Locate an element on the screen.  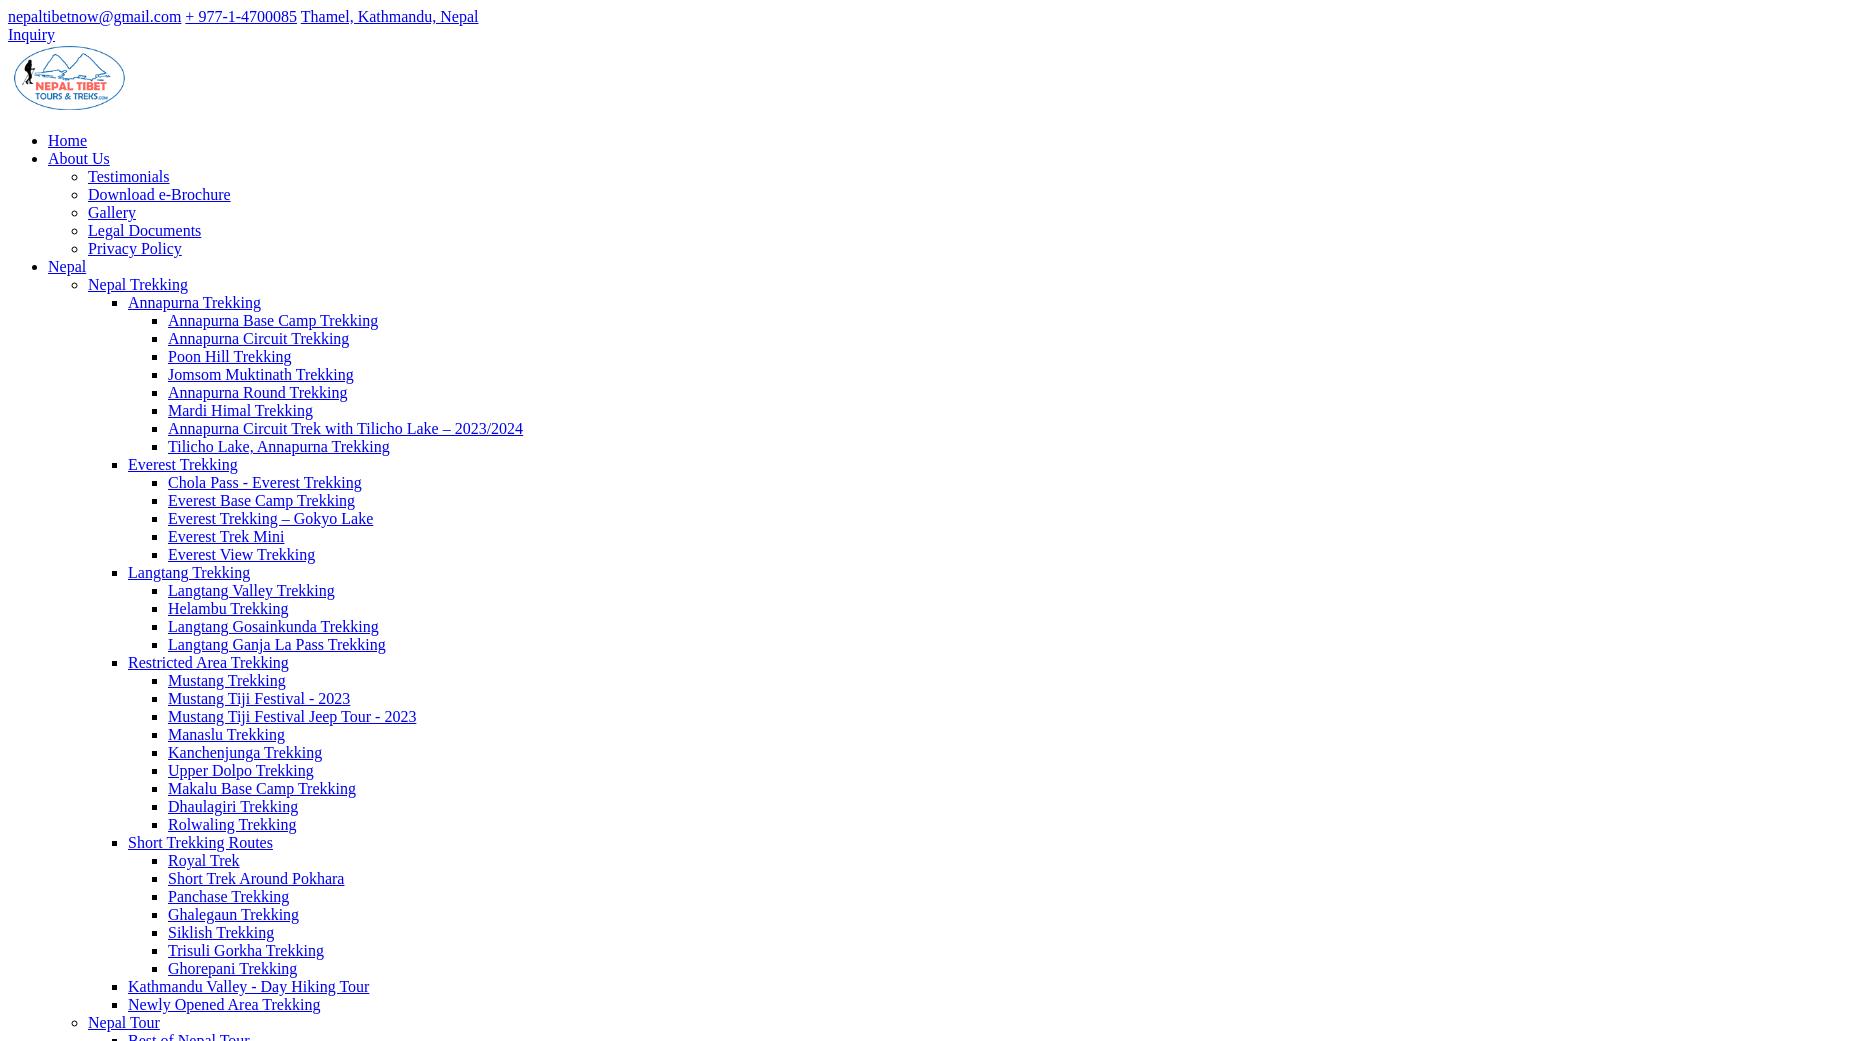
'Rolwaling Trekking' is located at coordinates (230, 824).